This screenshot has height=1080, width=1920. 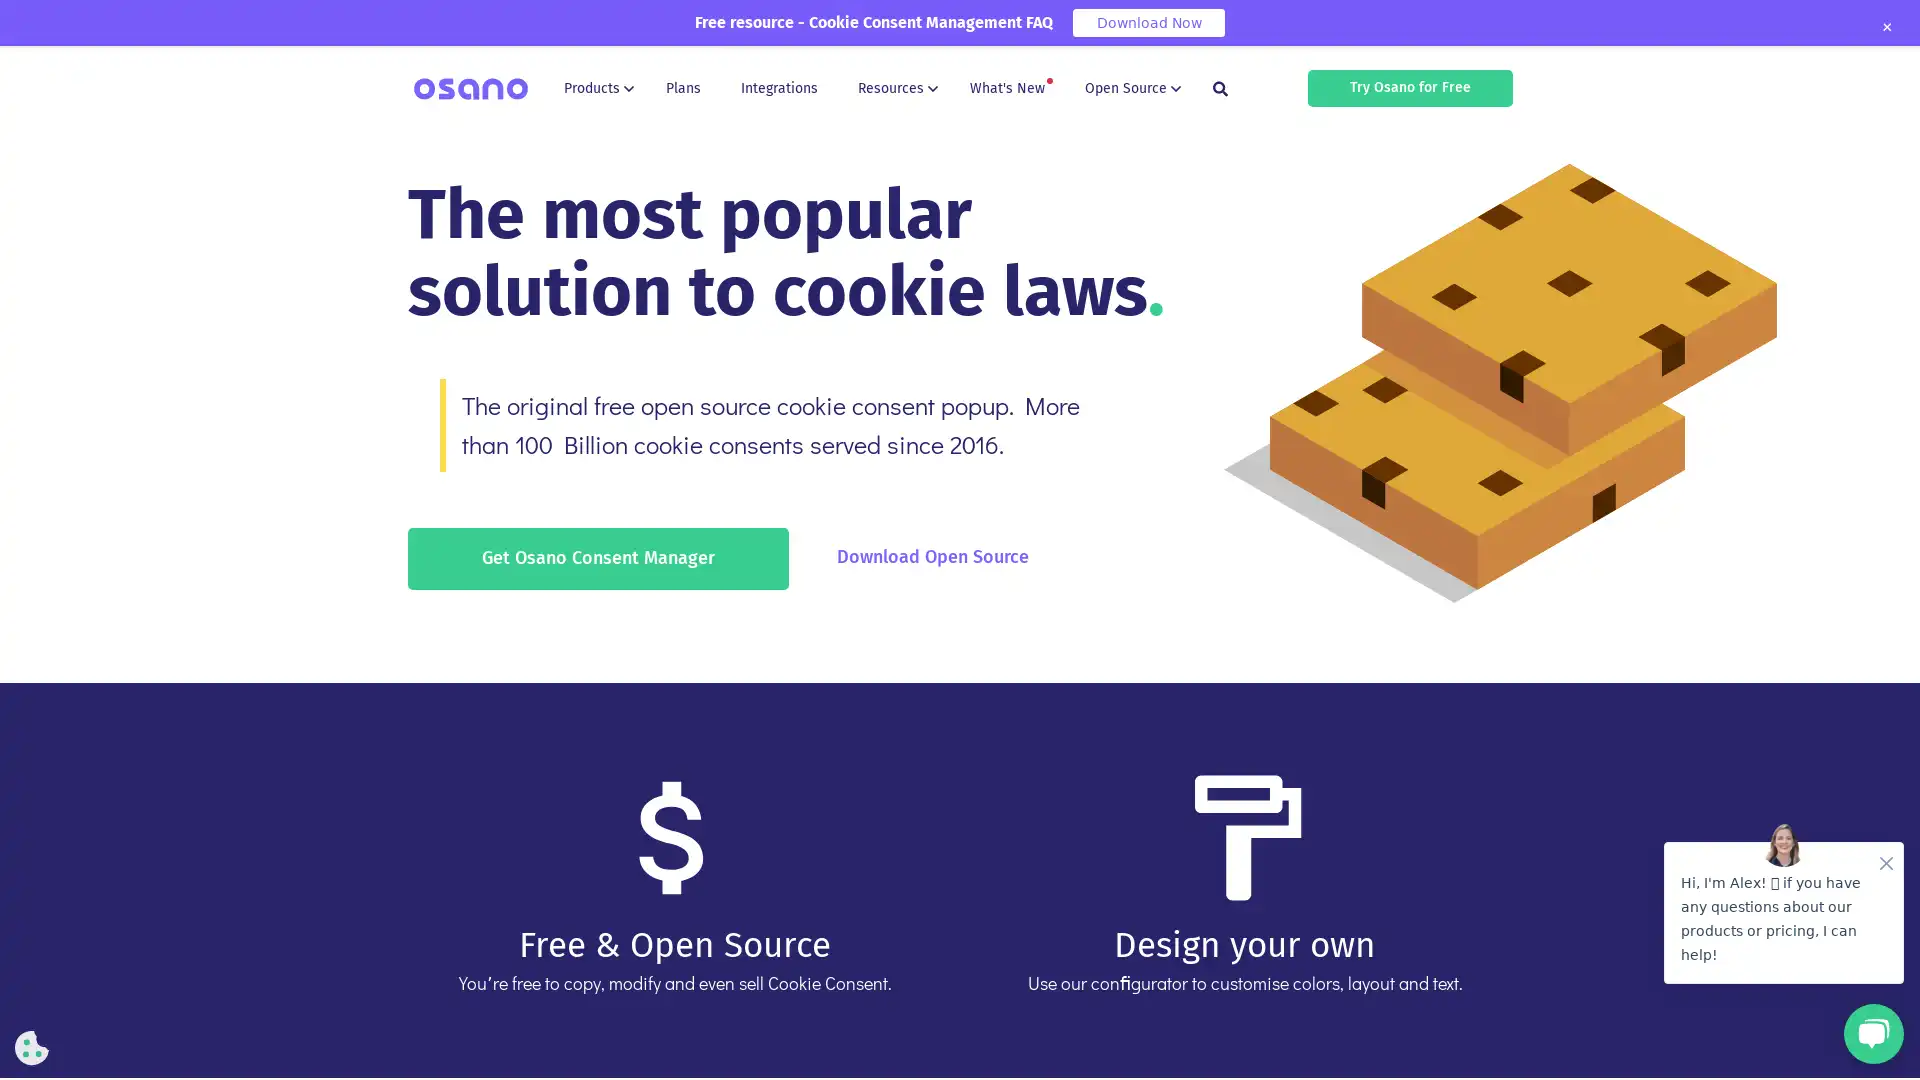 What do you see at coordinates (1885, 27) in the screenshot?
I see `Close` at bounding box center [1885, 27].